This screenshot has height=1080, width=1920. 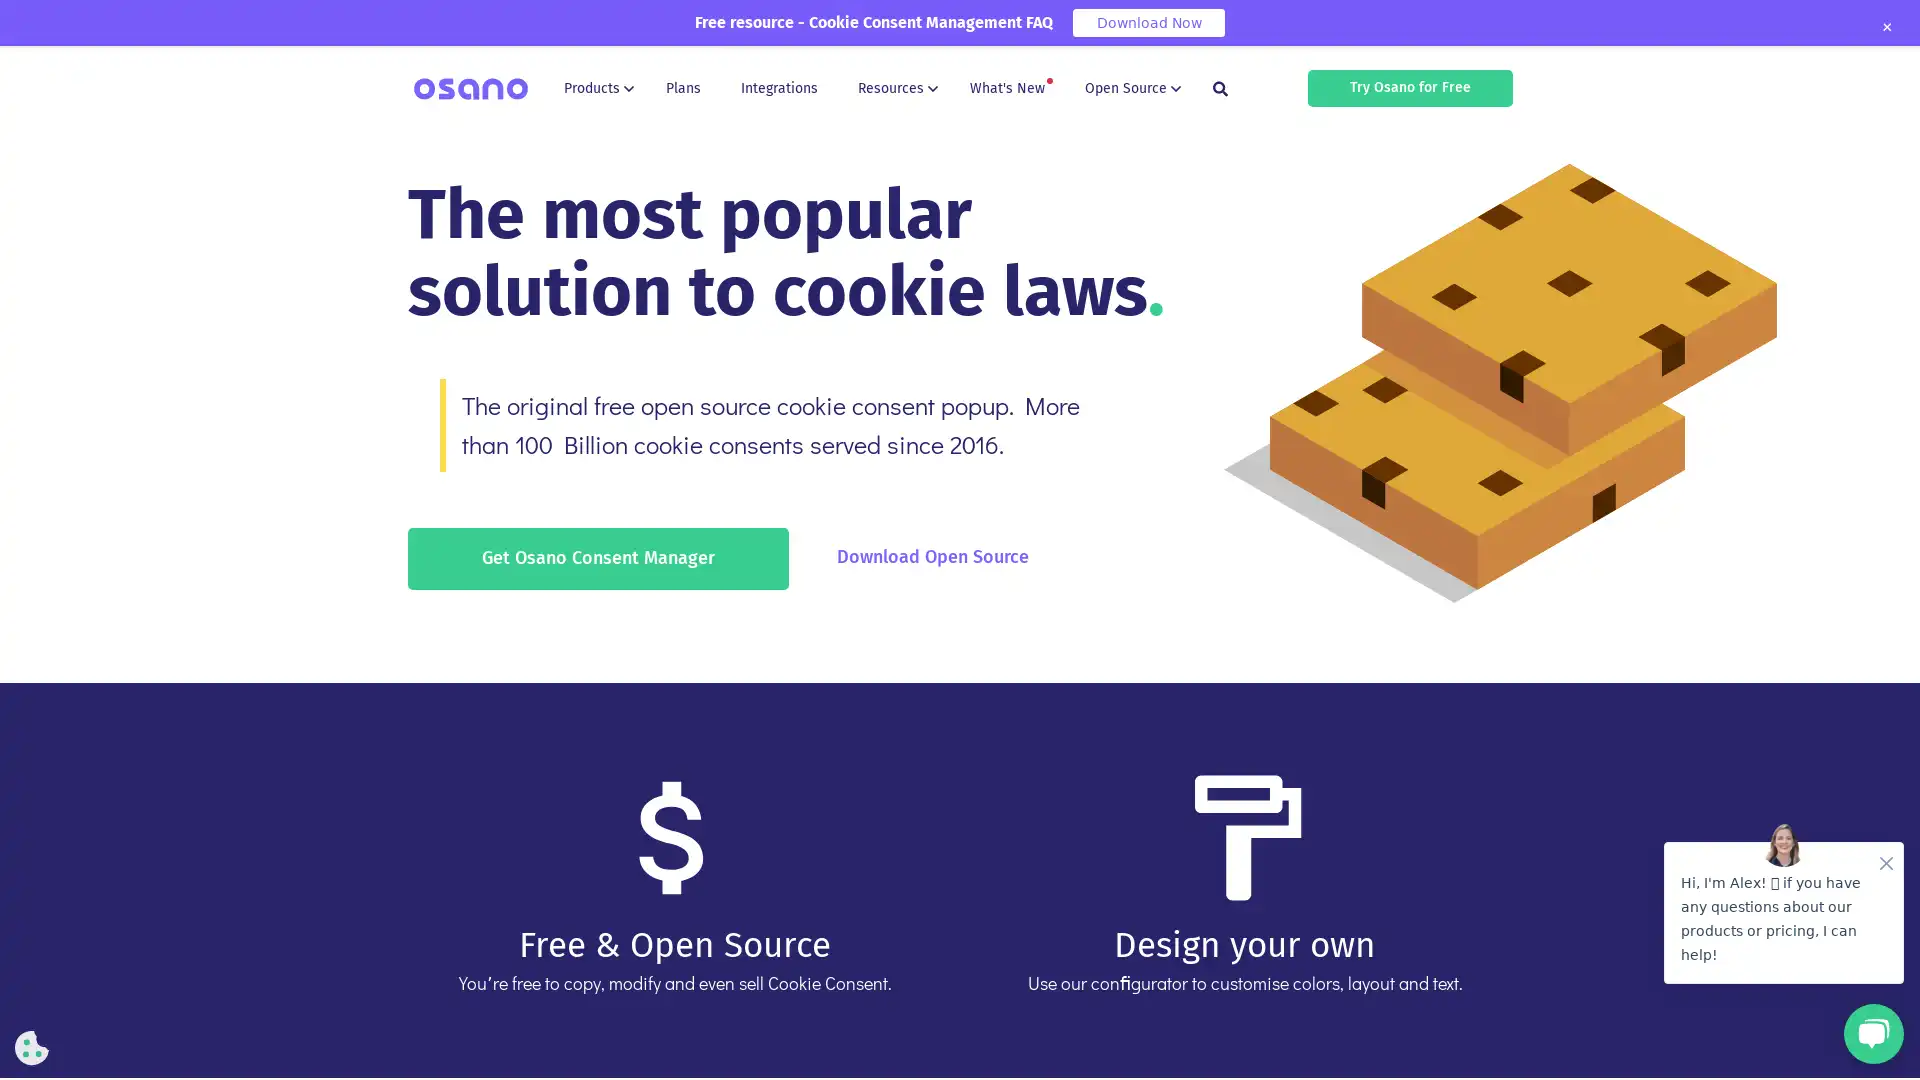 What do you see at coordinates (1885, 27) in the screenshot?
I see `Close` at bounding box center [1885, 27].